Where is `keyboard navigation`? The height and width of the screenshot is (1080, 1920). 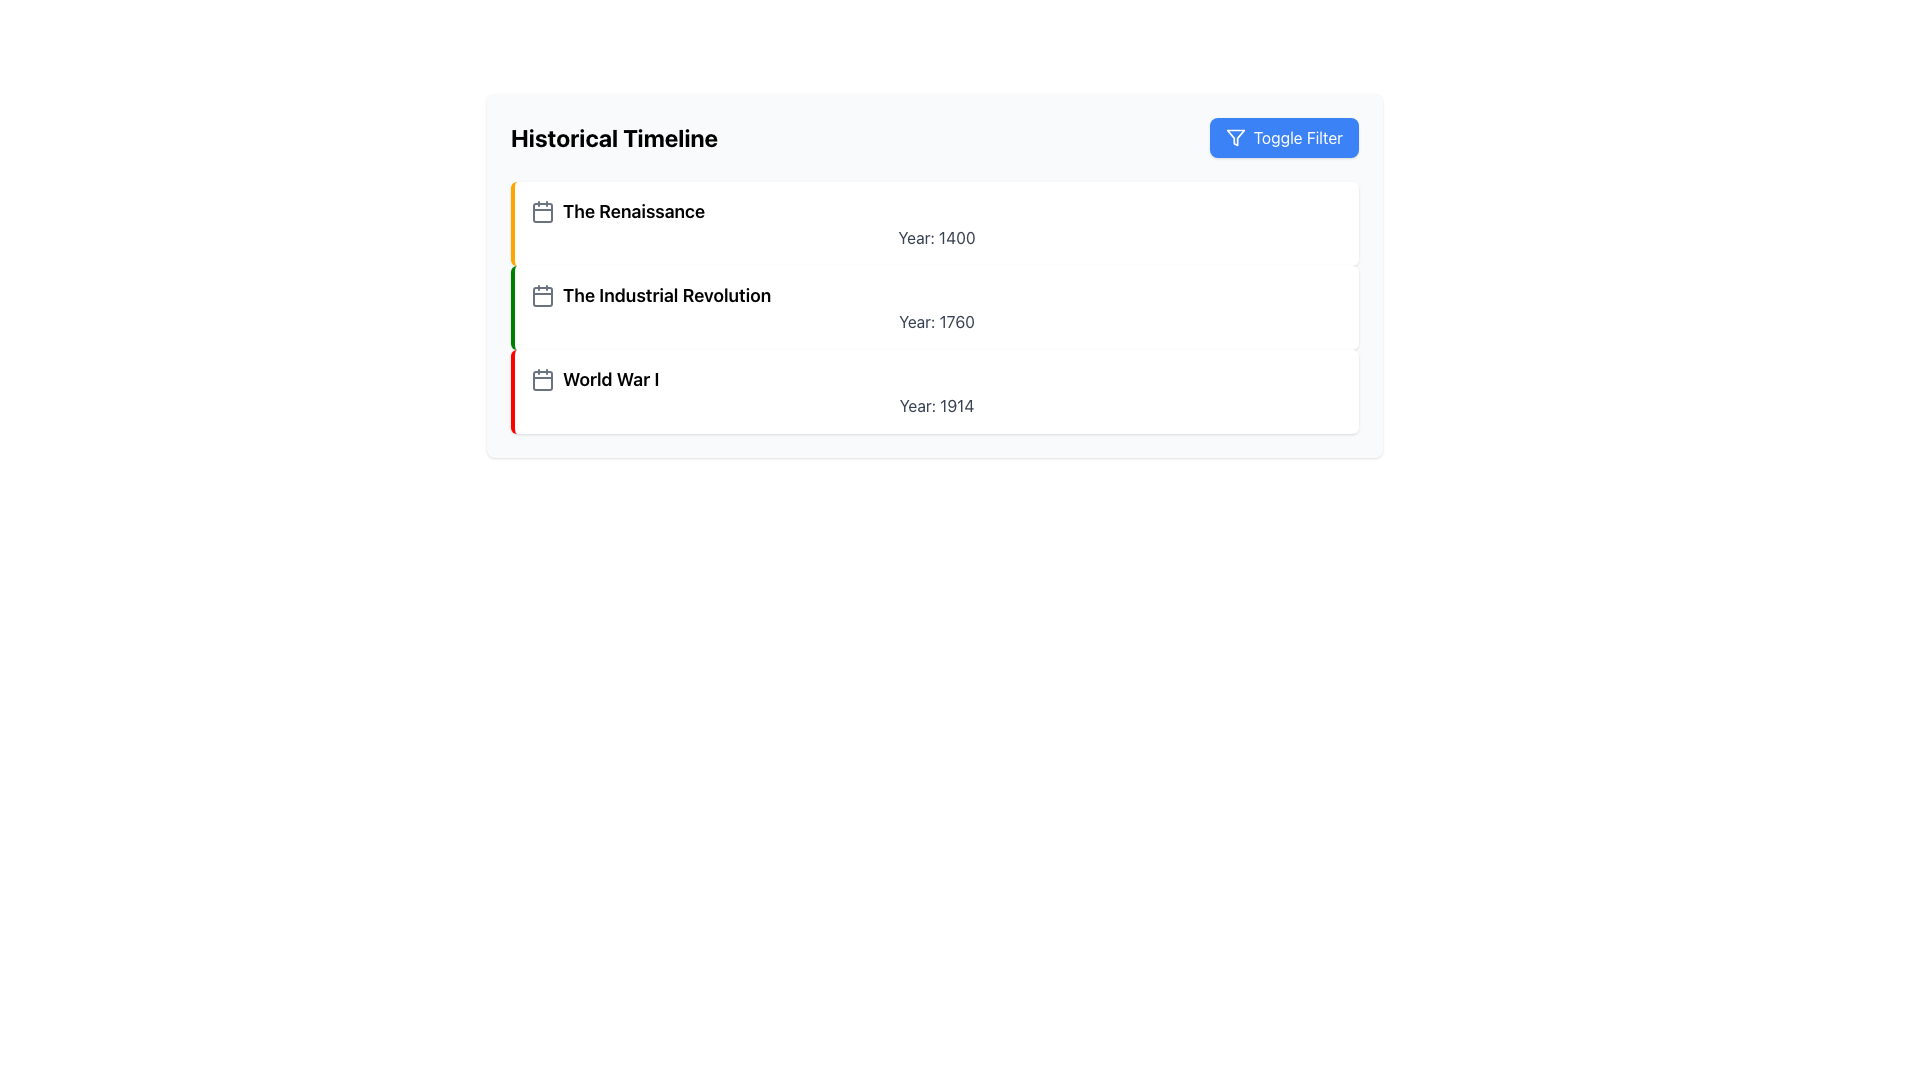
keyboard navigation is located at coordinates (935, 405).